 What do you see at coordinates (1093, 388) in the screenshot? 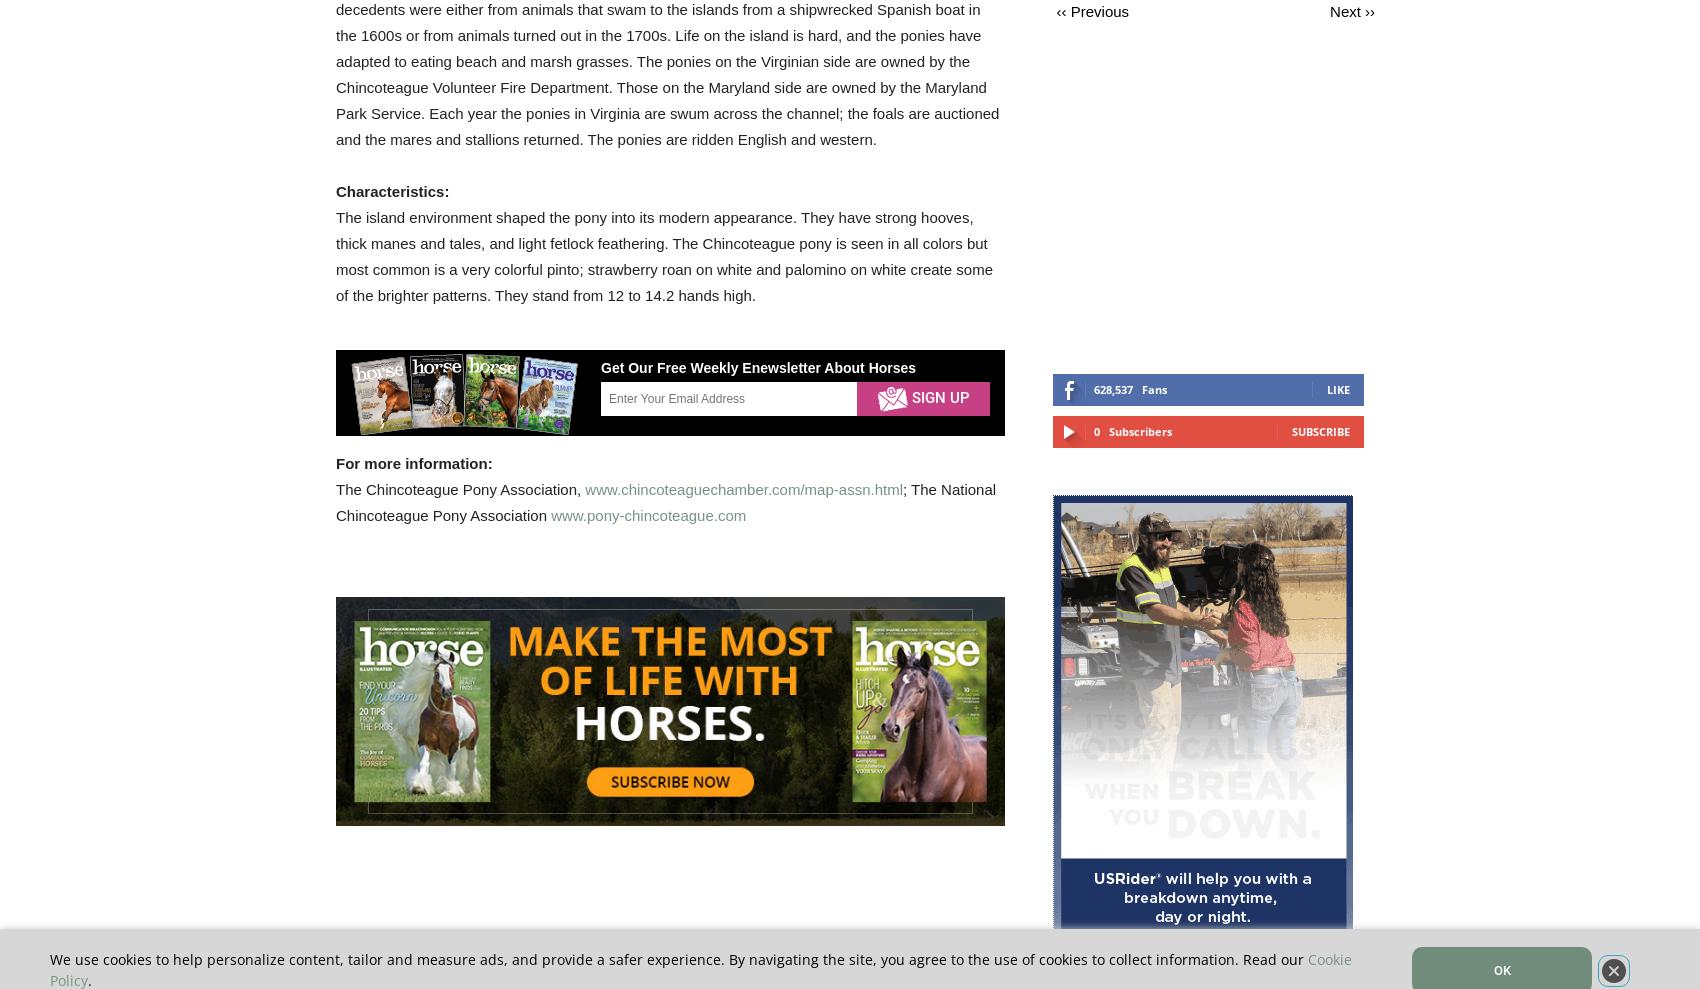
I see `'628,537'` at bounding box center [1093, 388].